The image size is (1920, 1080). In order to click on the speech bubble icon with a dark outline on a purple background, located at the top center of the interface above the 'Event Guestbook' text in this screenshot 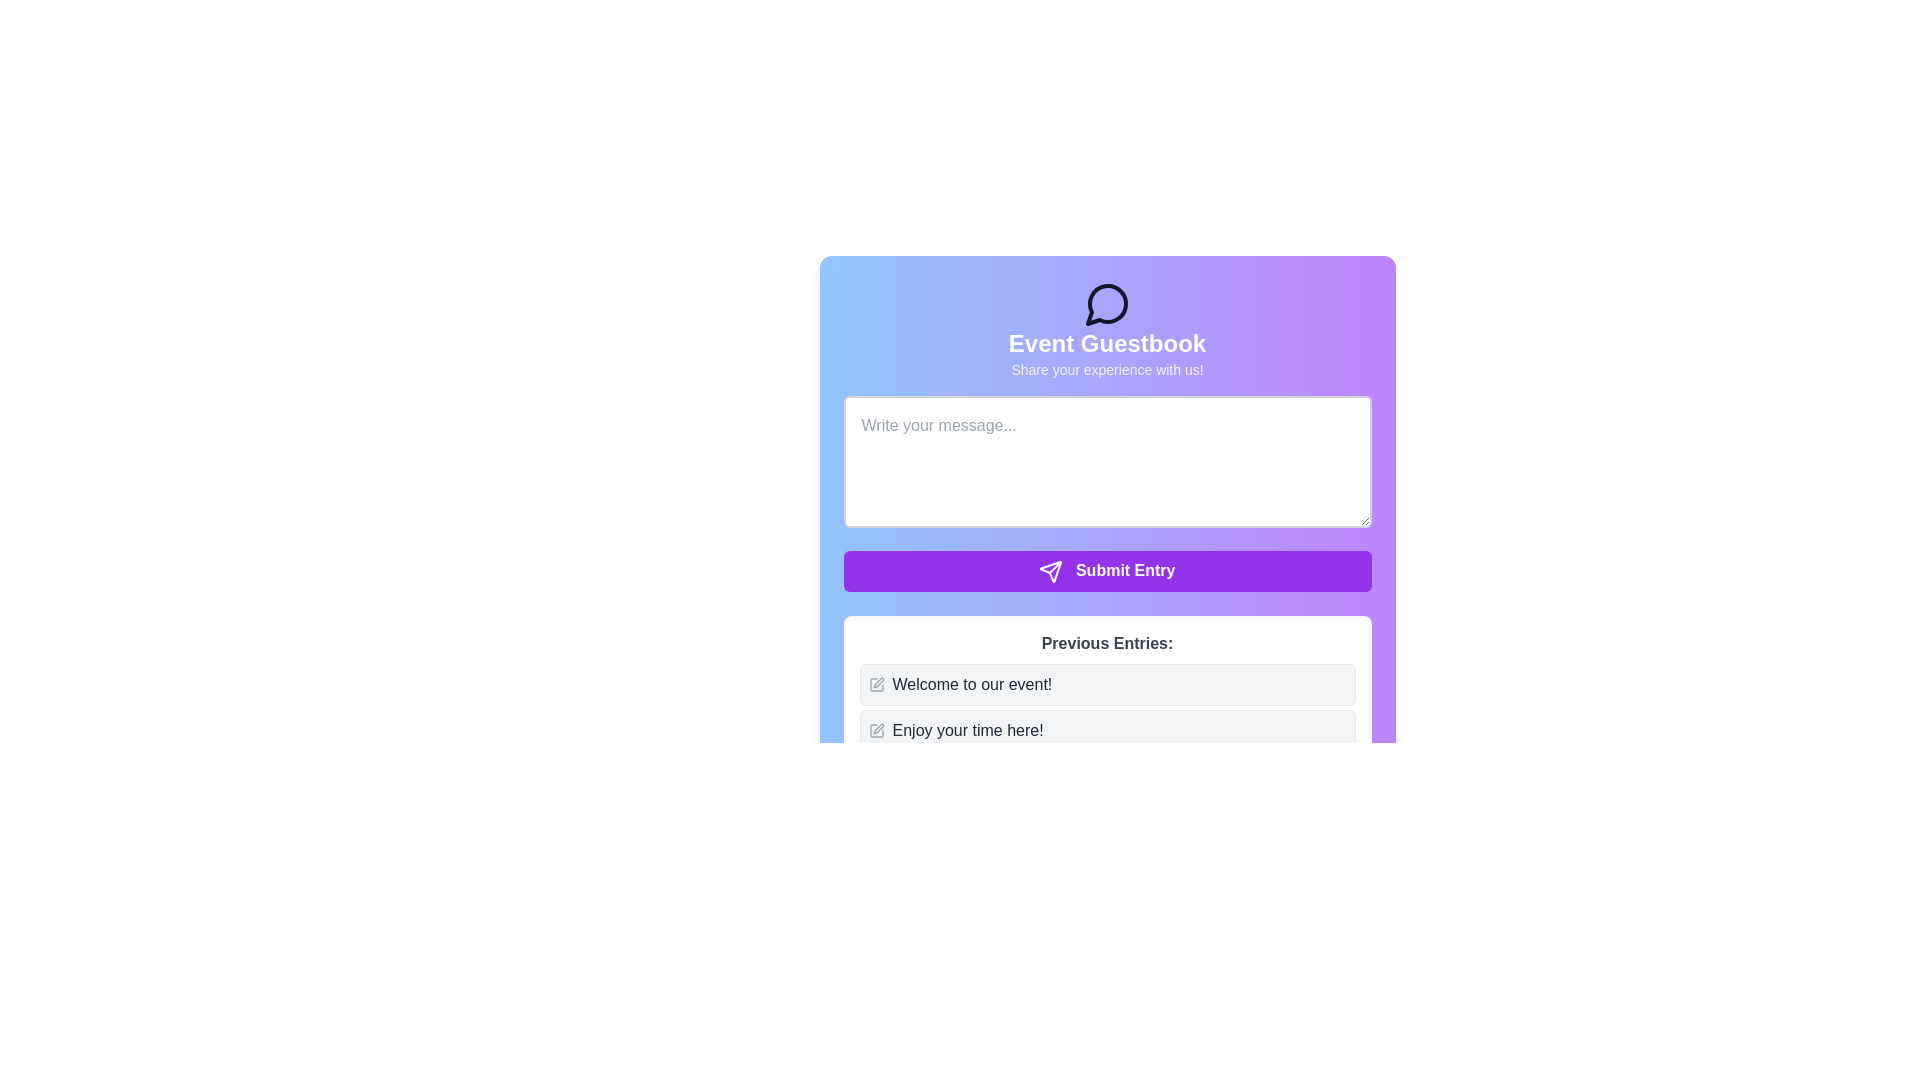, I will do `click(1106, 304)`.